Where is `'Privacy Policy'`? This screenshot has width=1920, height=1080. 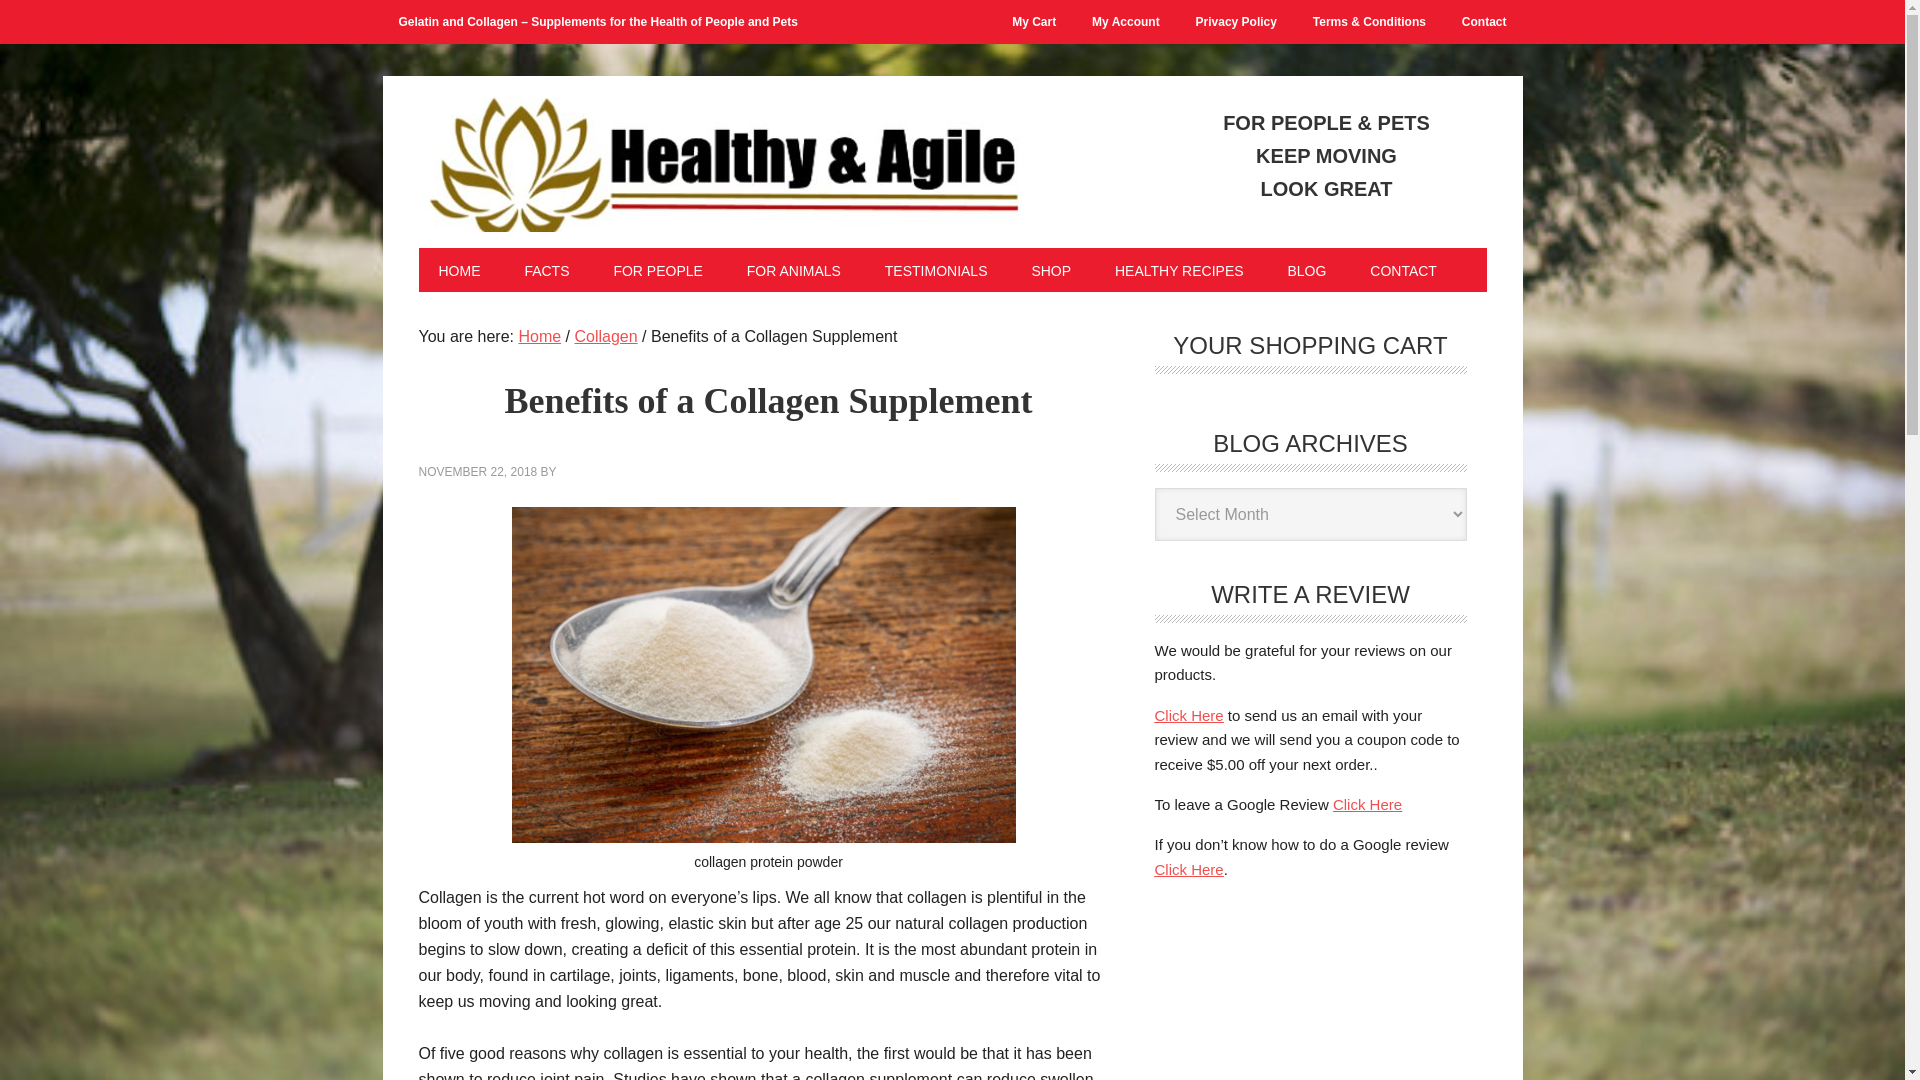 'Privacy Policy' is located at coordinates (1235, 22).